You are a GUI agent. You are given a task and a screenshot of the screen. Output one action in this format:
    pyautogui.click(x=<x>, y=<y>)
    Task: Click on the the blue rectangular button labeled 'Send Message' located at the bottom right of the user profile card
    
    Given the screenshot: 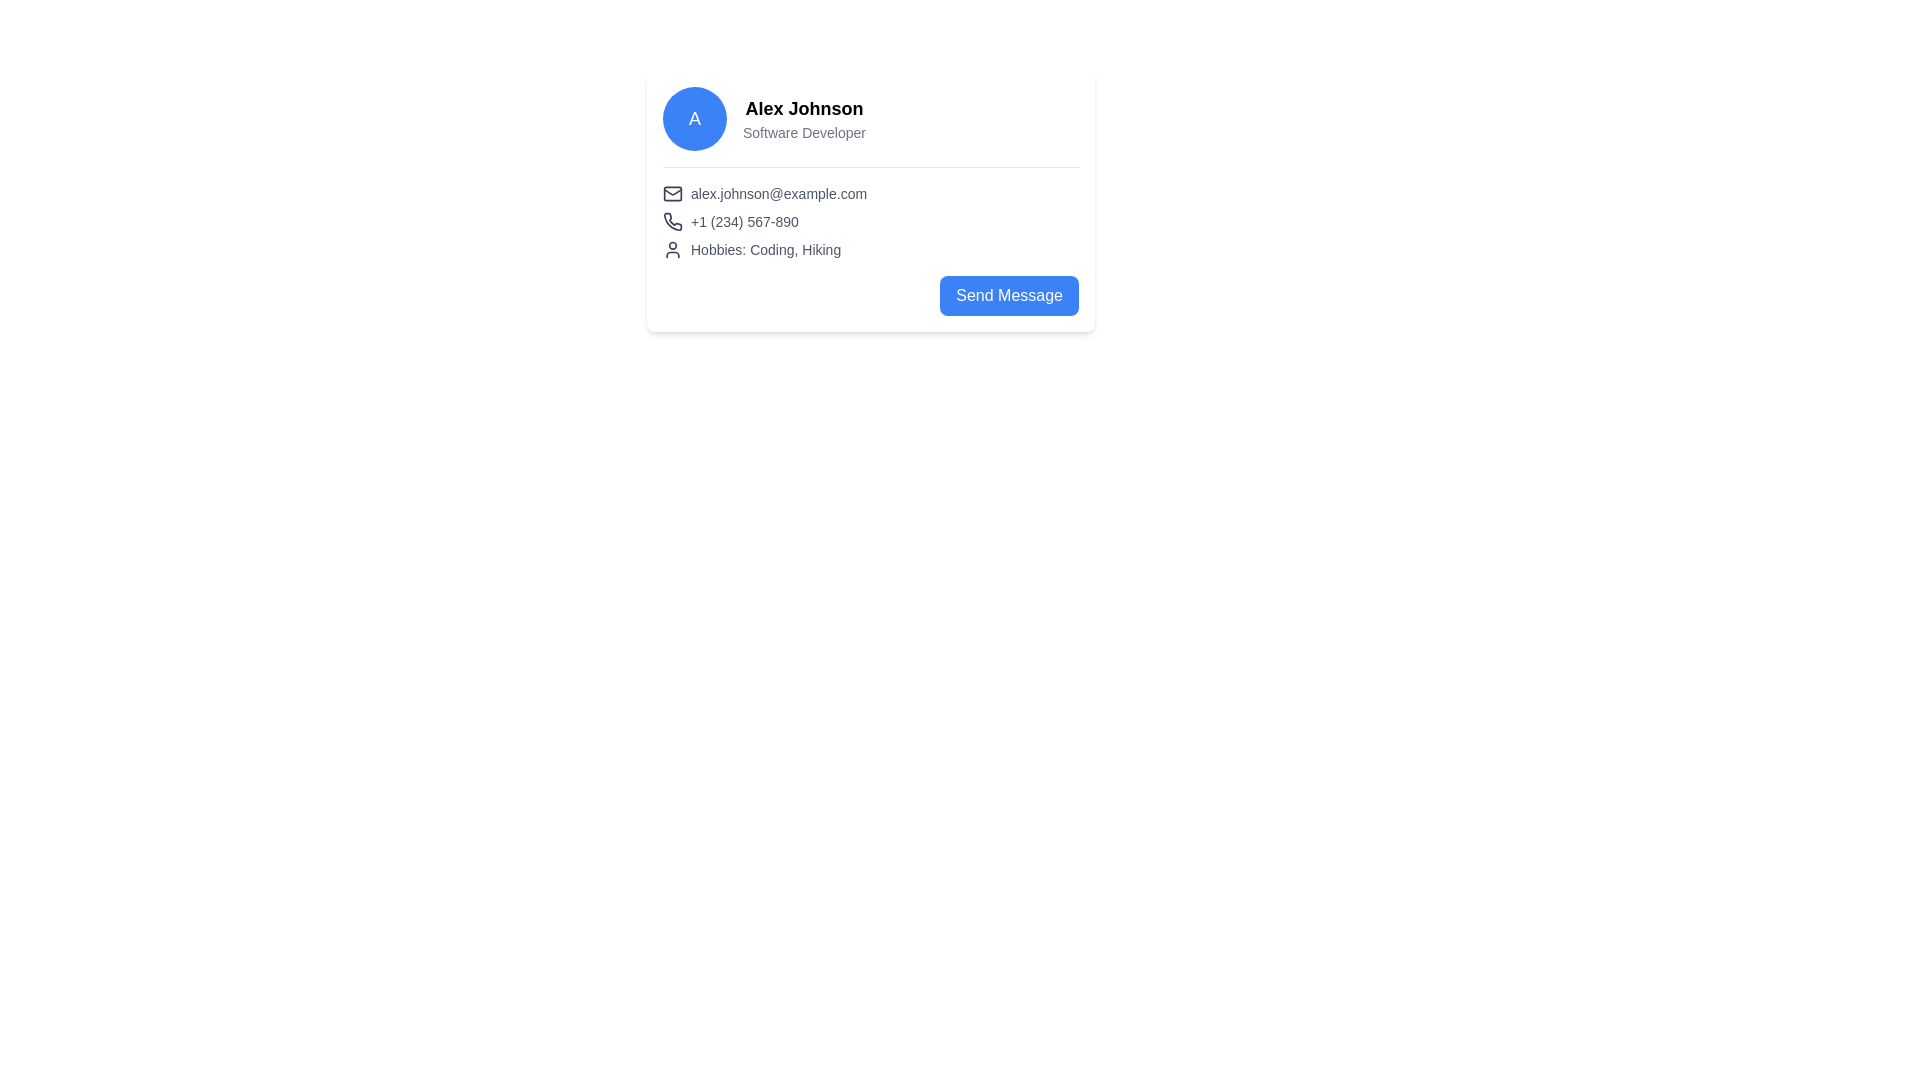 What is the action you would take?
    pyautogui.click(x=1009, y=296)
    